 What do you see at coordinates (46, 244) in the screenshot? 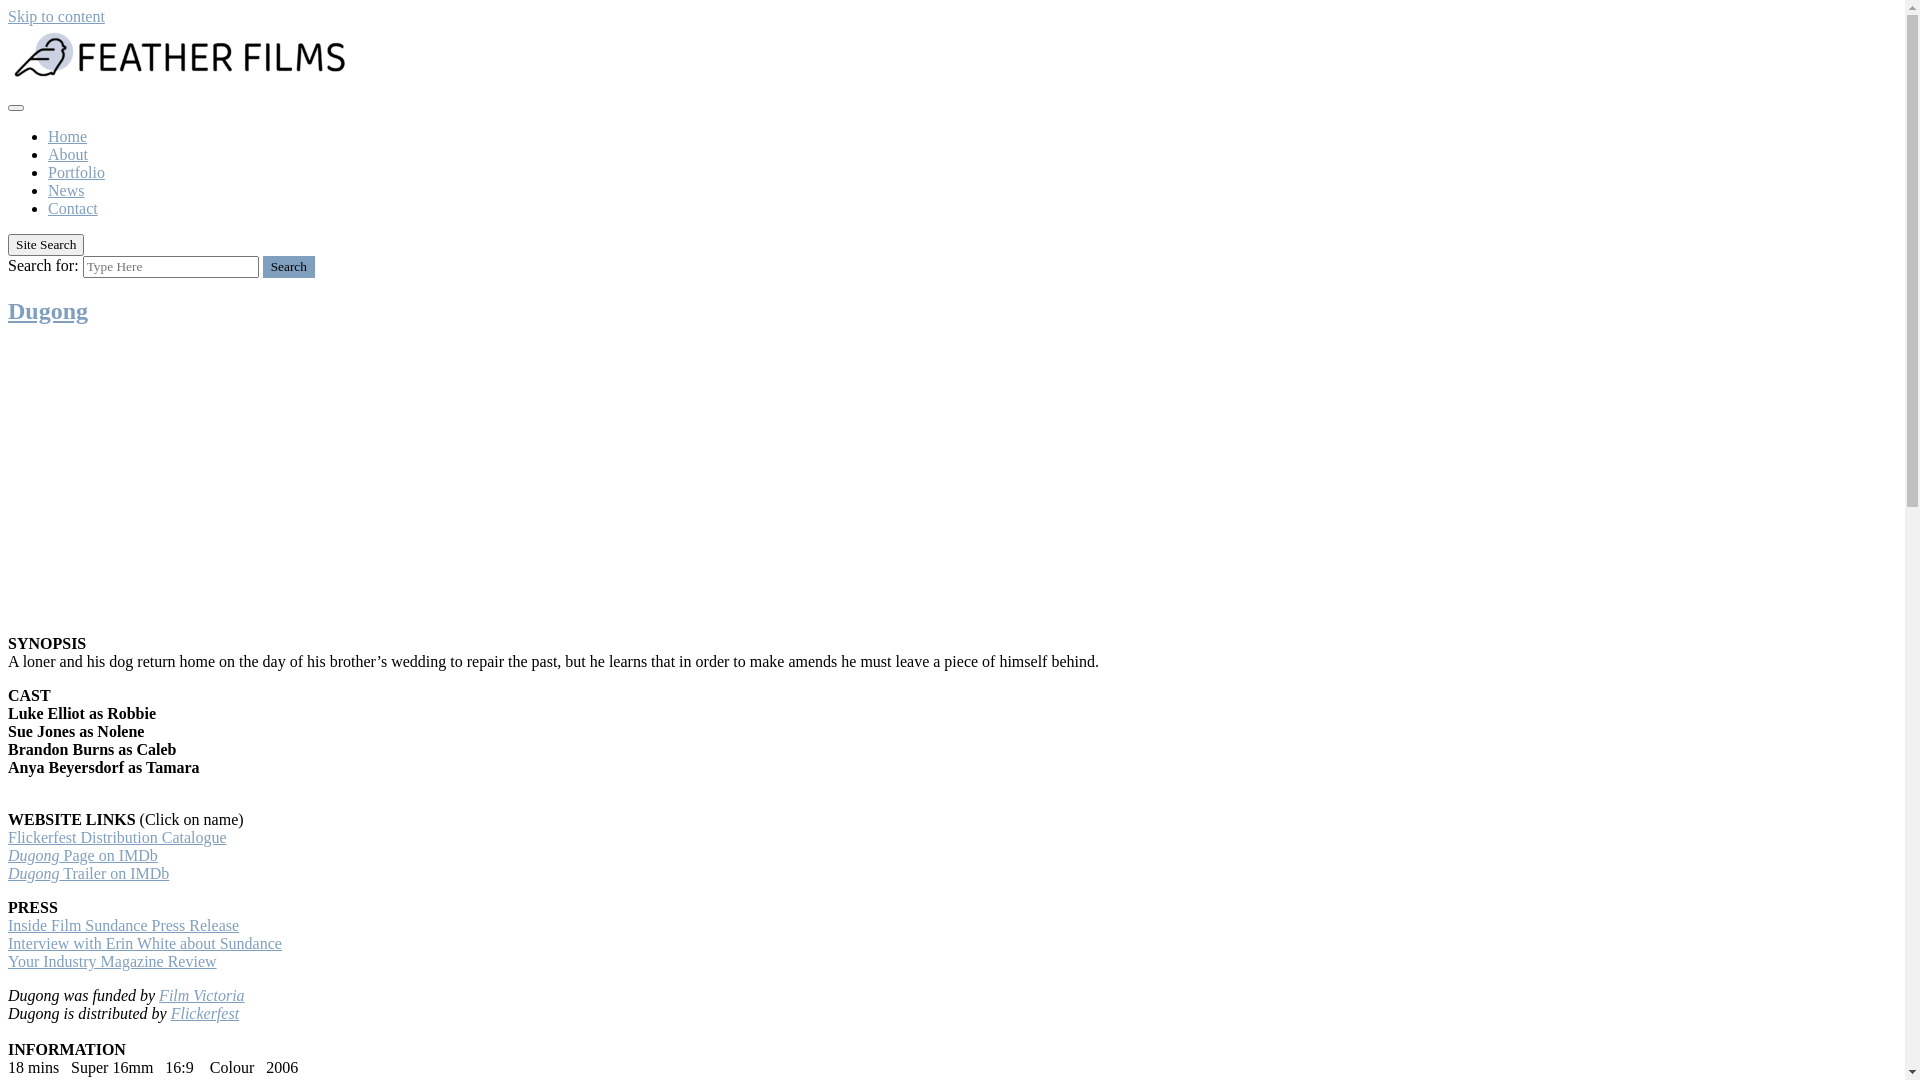
I see `'Site Search'` at bounding box center [46, 244].